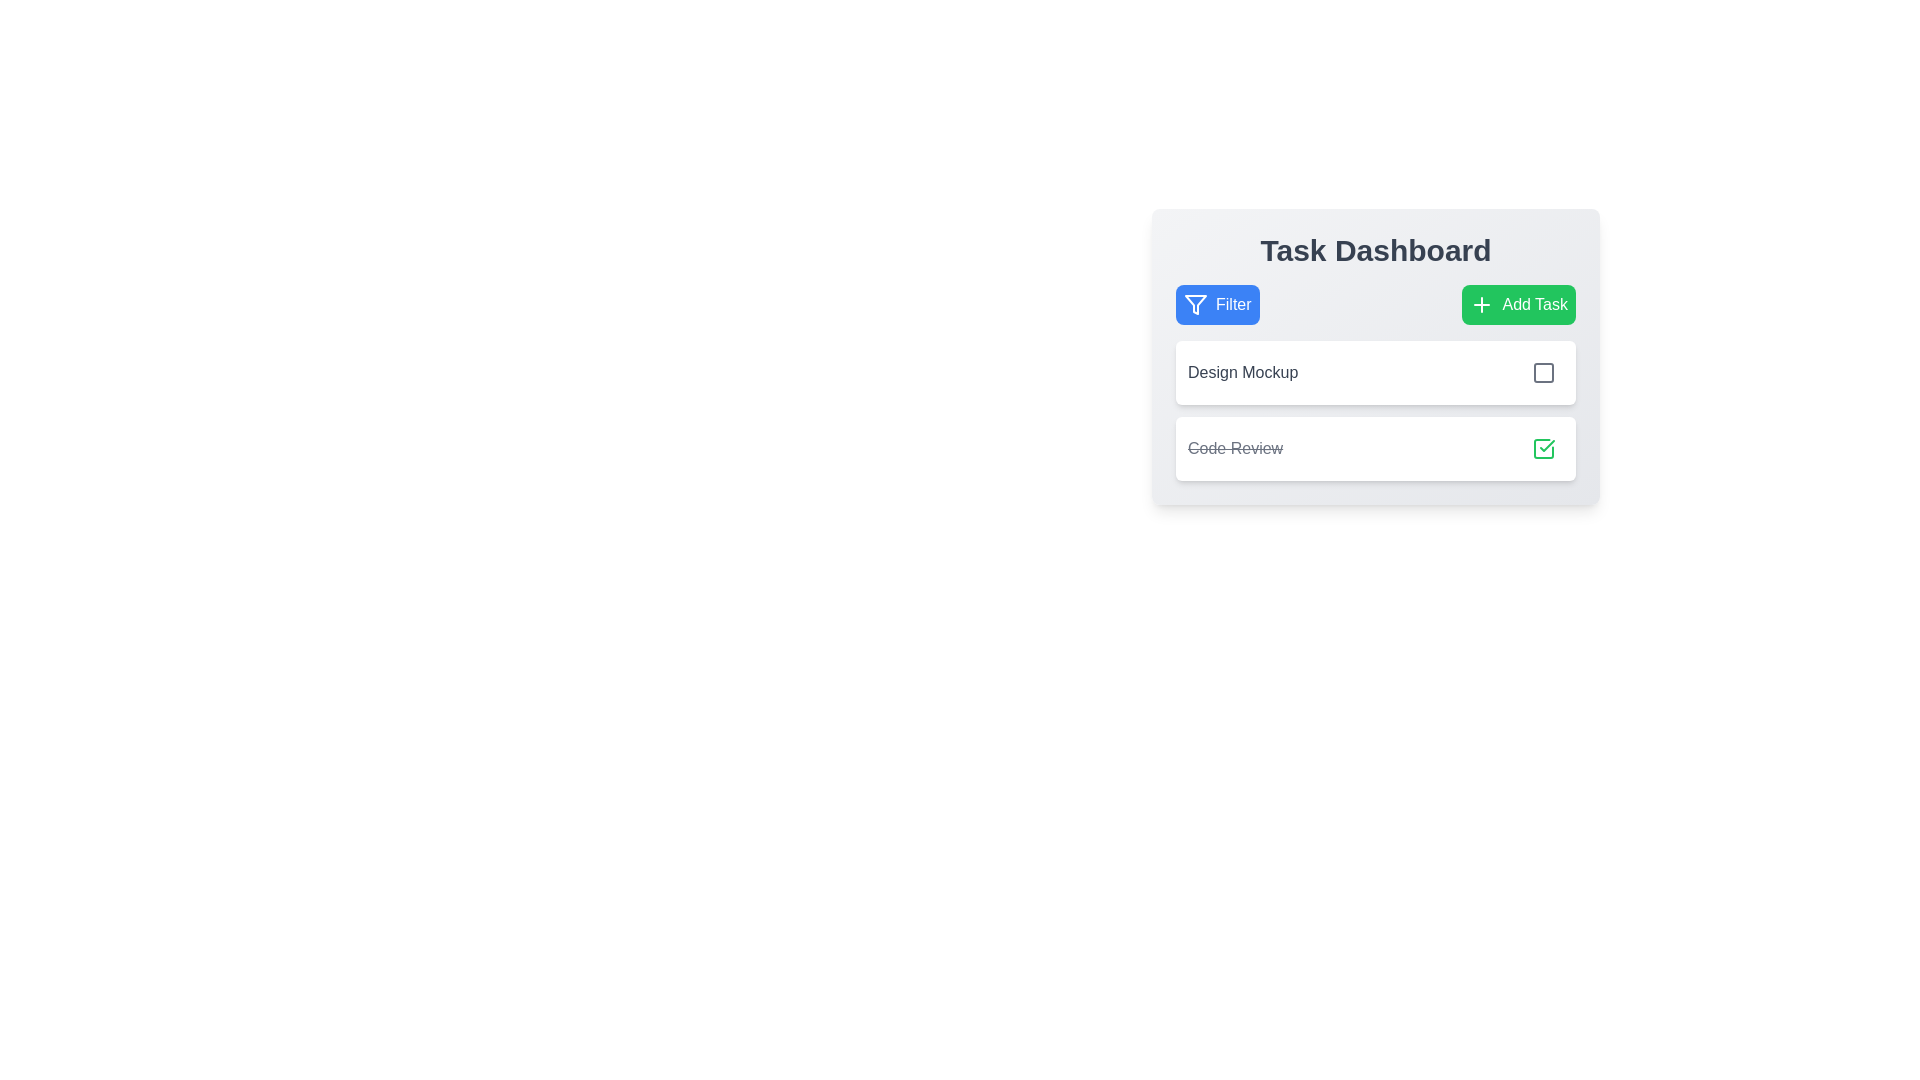  Describe the element at coordinates (1543, 373) in the screenshot. I see `the checkbox control for the 'Design Mockup' task` at that location.